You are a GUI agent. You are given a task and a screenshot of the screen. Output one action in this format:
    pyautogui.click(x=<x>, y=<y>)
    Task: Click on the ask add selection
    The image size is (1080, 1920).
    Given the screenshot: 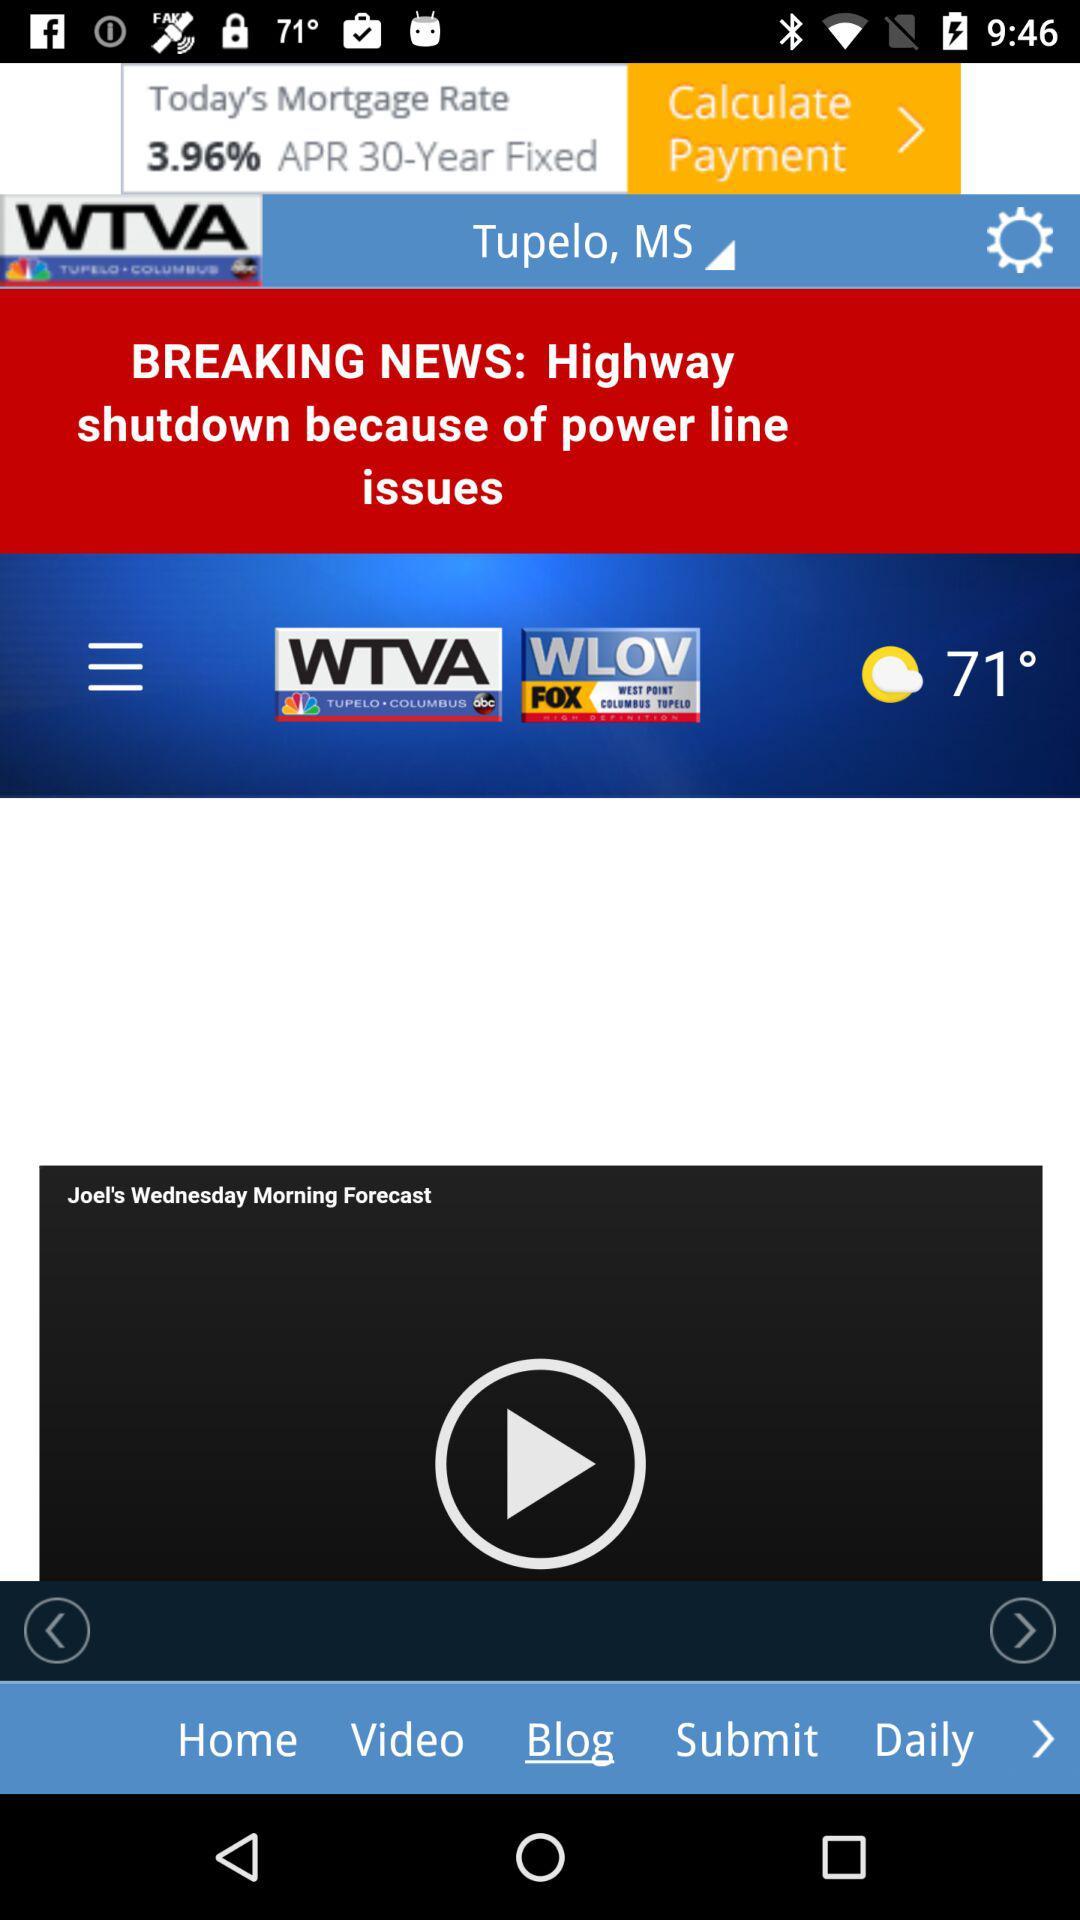 What is the action you would take?
    pyautogui.click(x=131, y=240)
    